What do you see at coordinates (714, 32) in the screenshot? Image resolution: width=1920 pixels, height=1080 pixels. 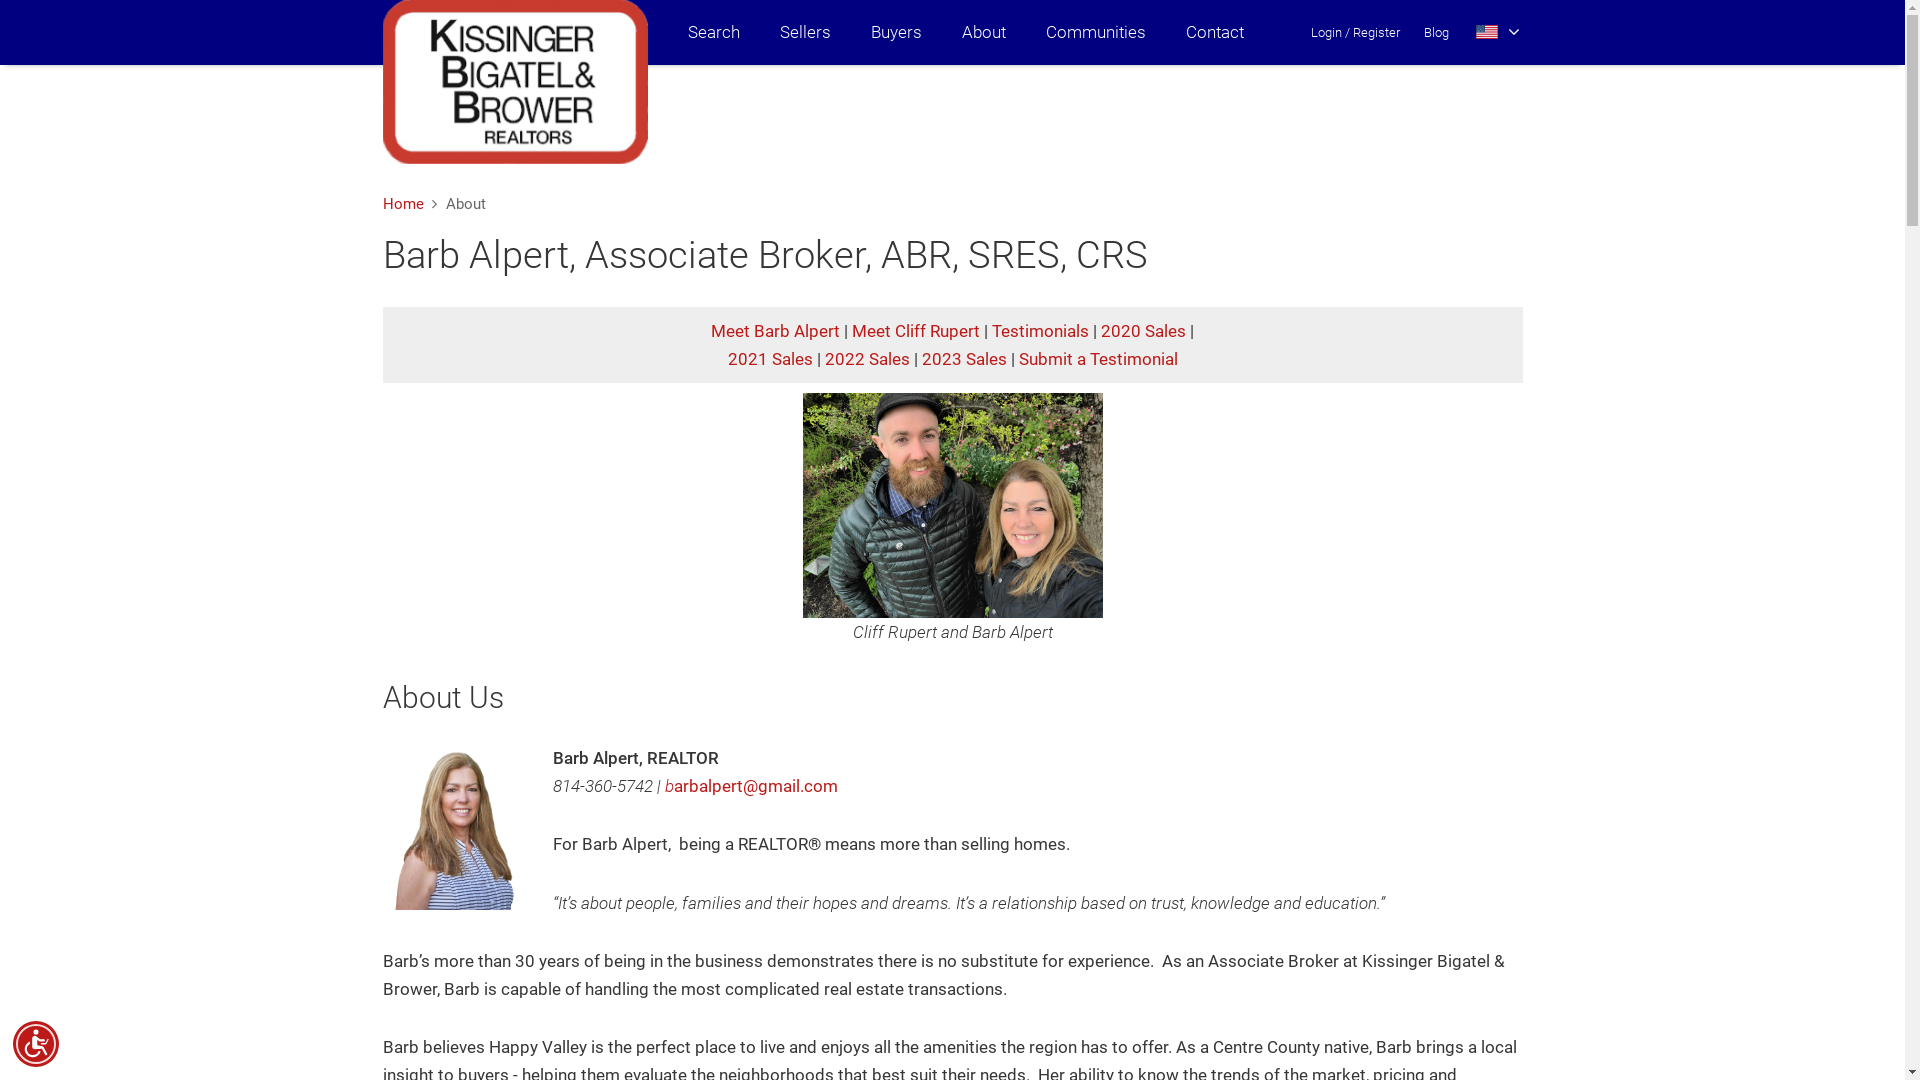 I see `'Search'` at bounding box center [714, 32].